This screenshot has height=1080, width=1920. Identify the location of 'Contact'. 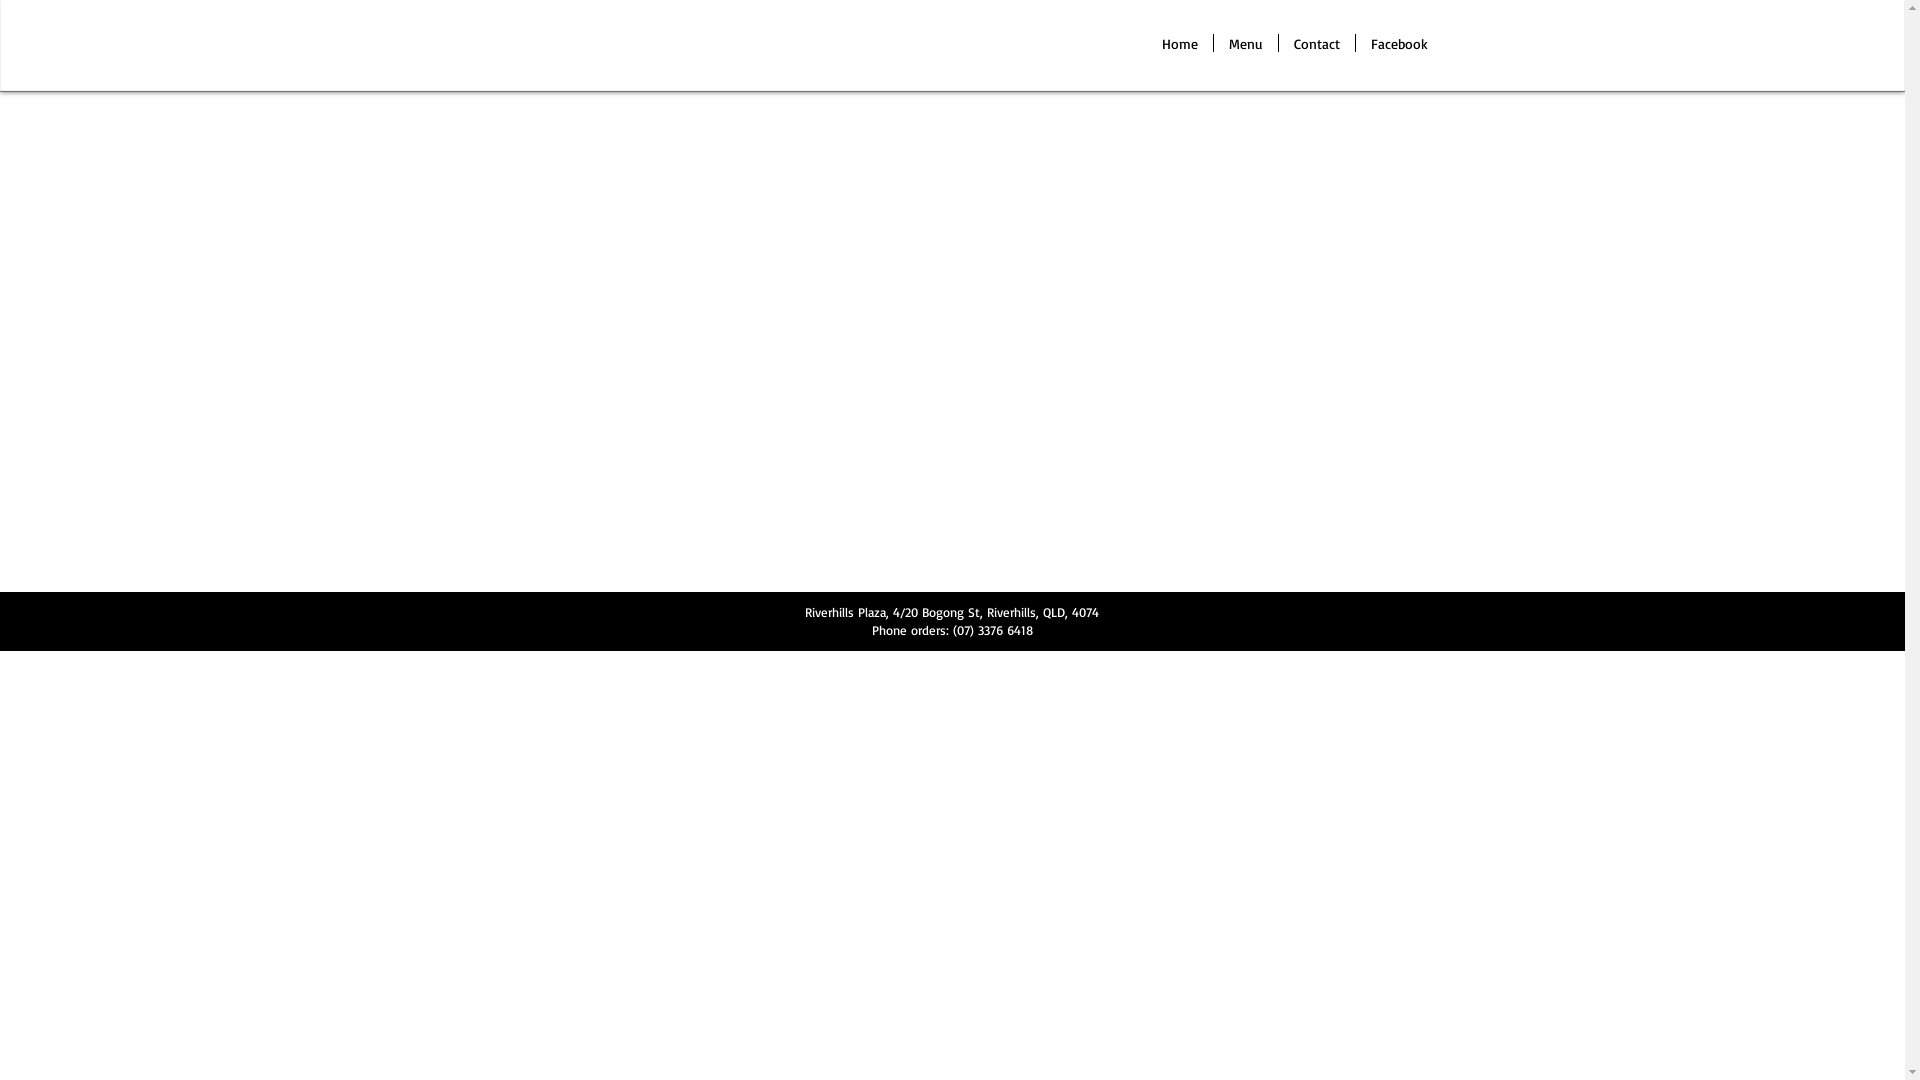
(1315, 42).